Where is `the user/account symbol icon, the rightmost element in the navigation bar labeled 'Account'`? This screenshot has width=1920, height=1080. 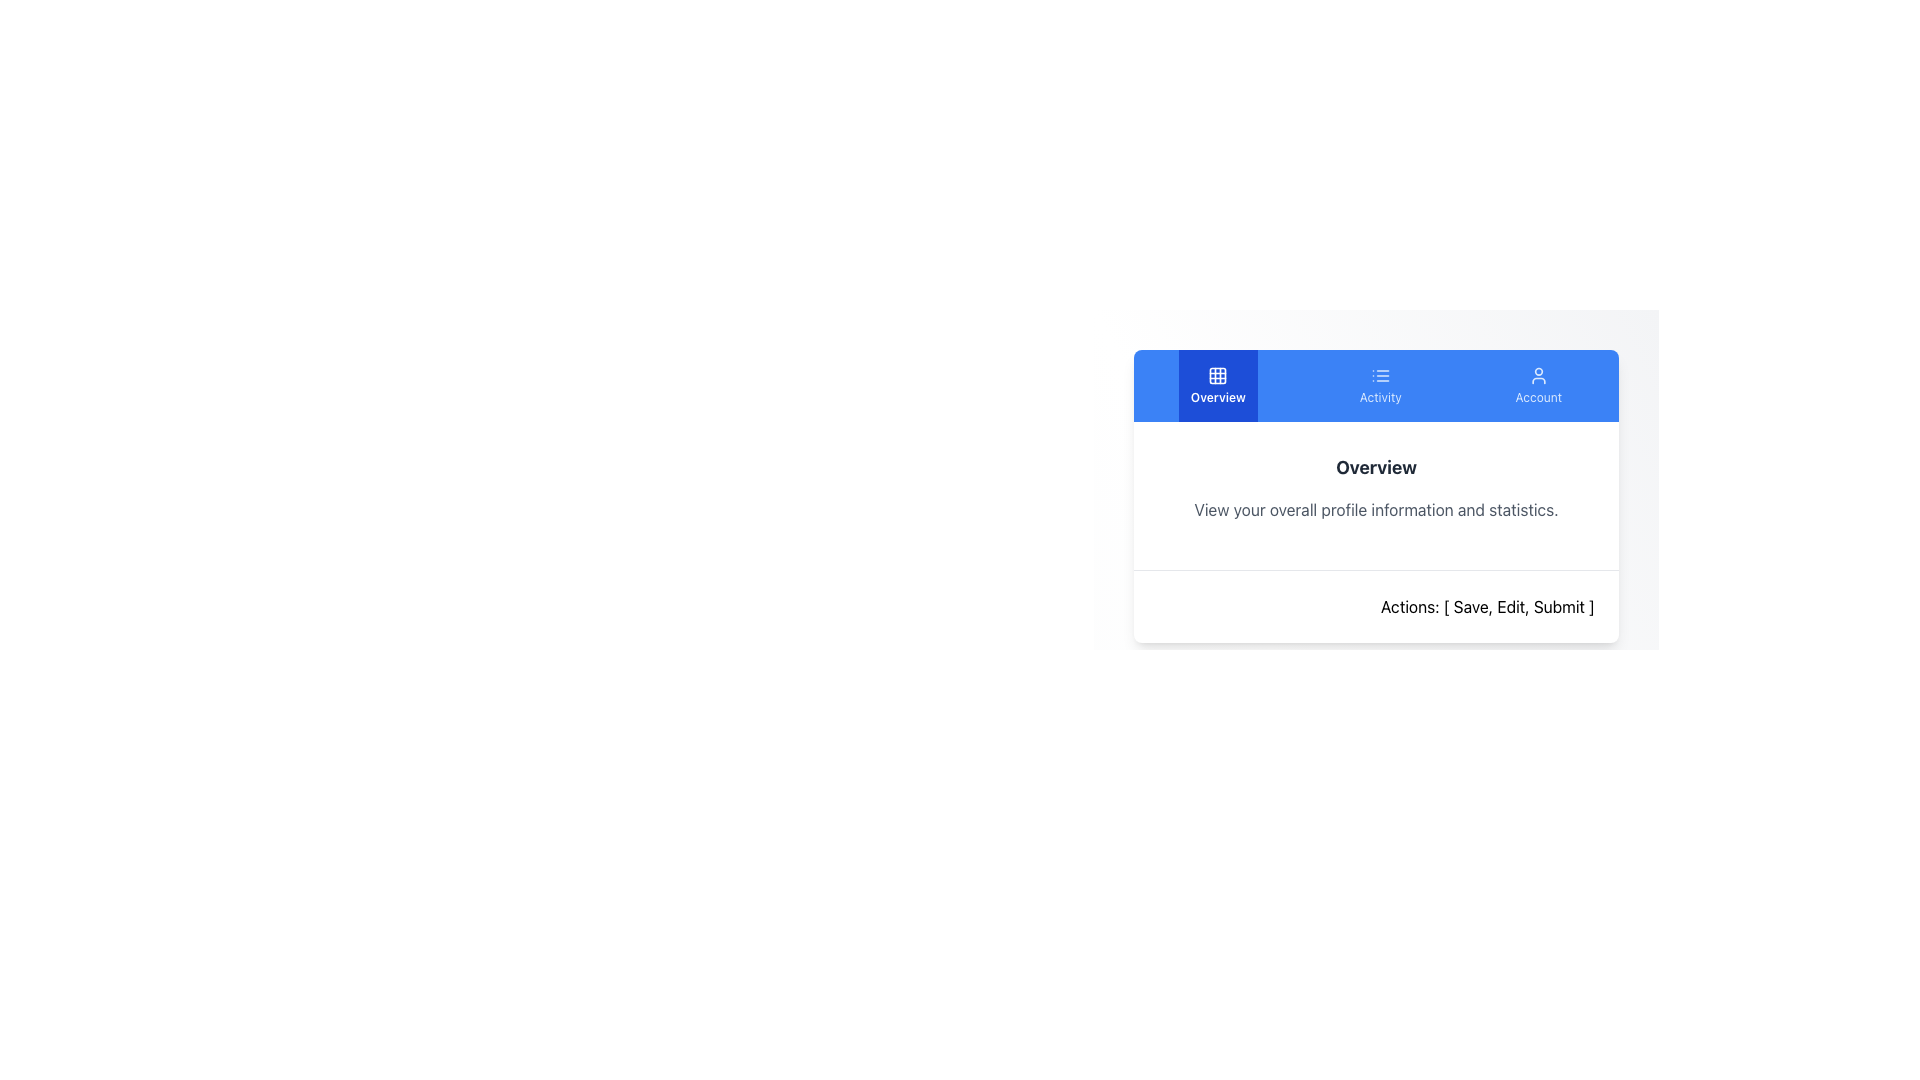
the user/account symbol icon, the rightmost element in the navigation bar labeled 'Account' is located at coordinates (1537, 375).